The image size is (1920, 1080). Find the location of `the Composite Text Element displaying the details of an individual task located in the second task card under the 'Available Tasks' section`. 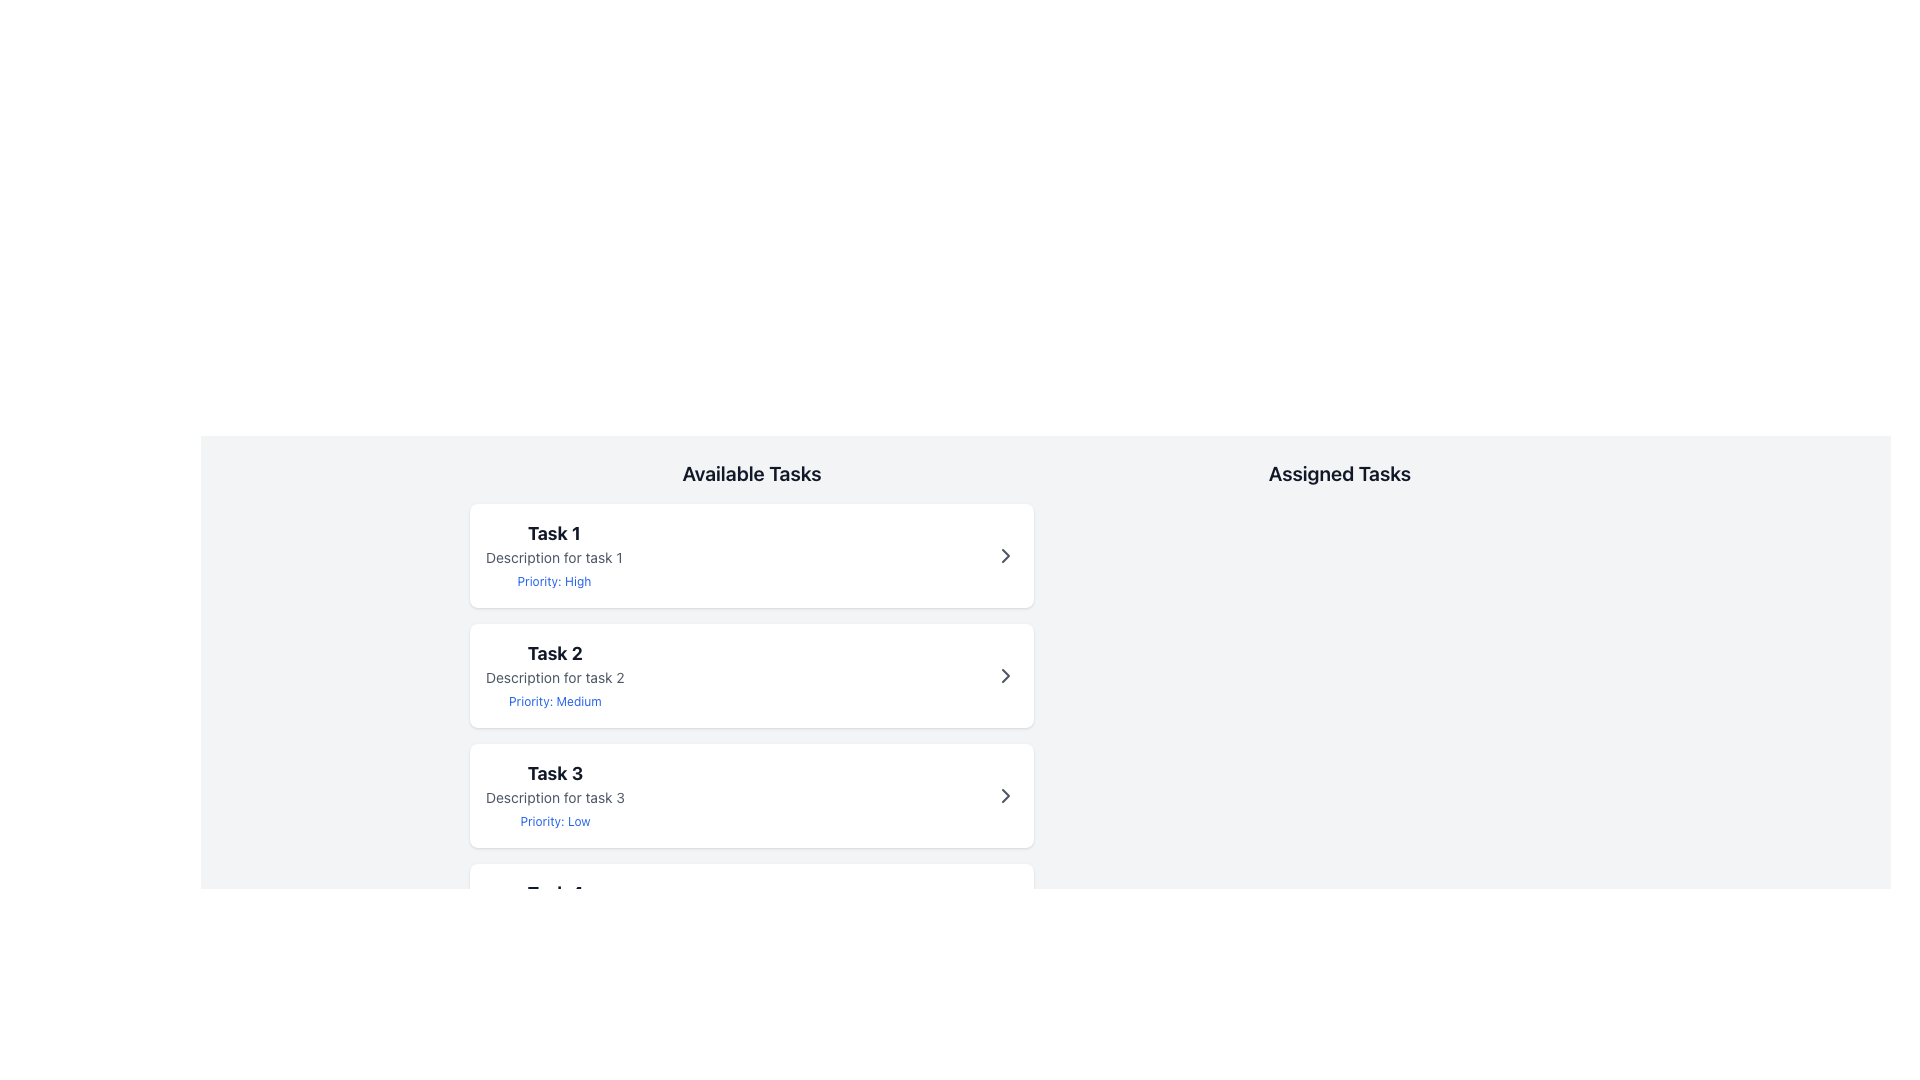

the Composite Text Element displaying the details of an individual task located in the second task card under the 'Available Tasks' section is located at coordinates (555, 675).